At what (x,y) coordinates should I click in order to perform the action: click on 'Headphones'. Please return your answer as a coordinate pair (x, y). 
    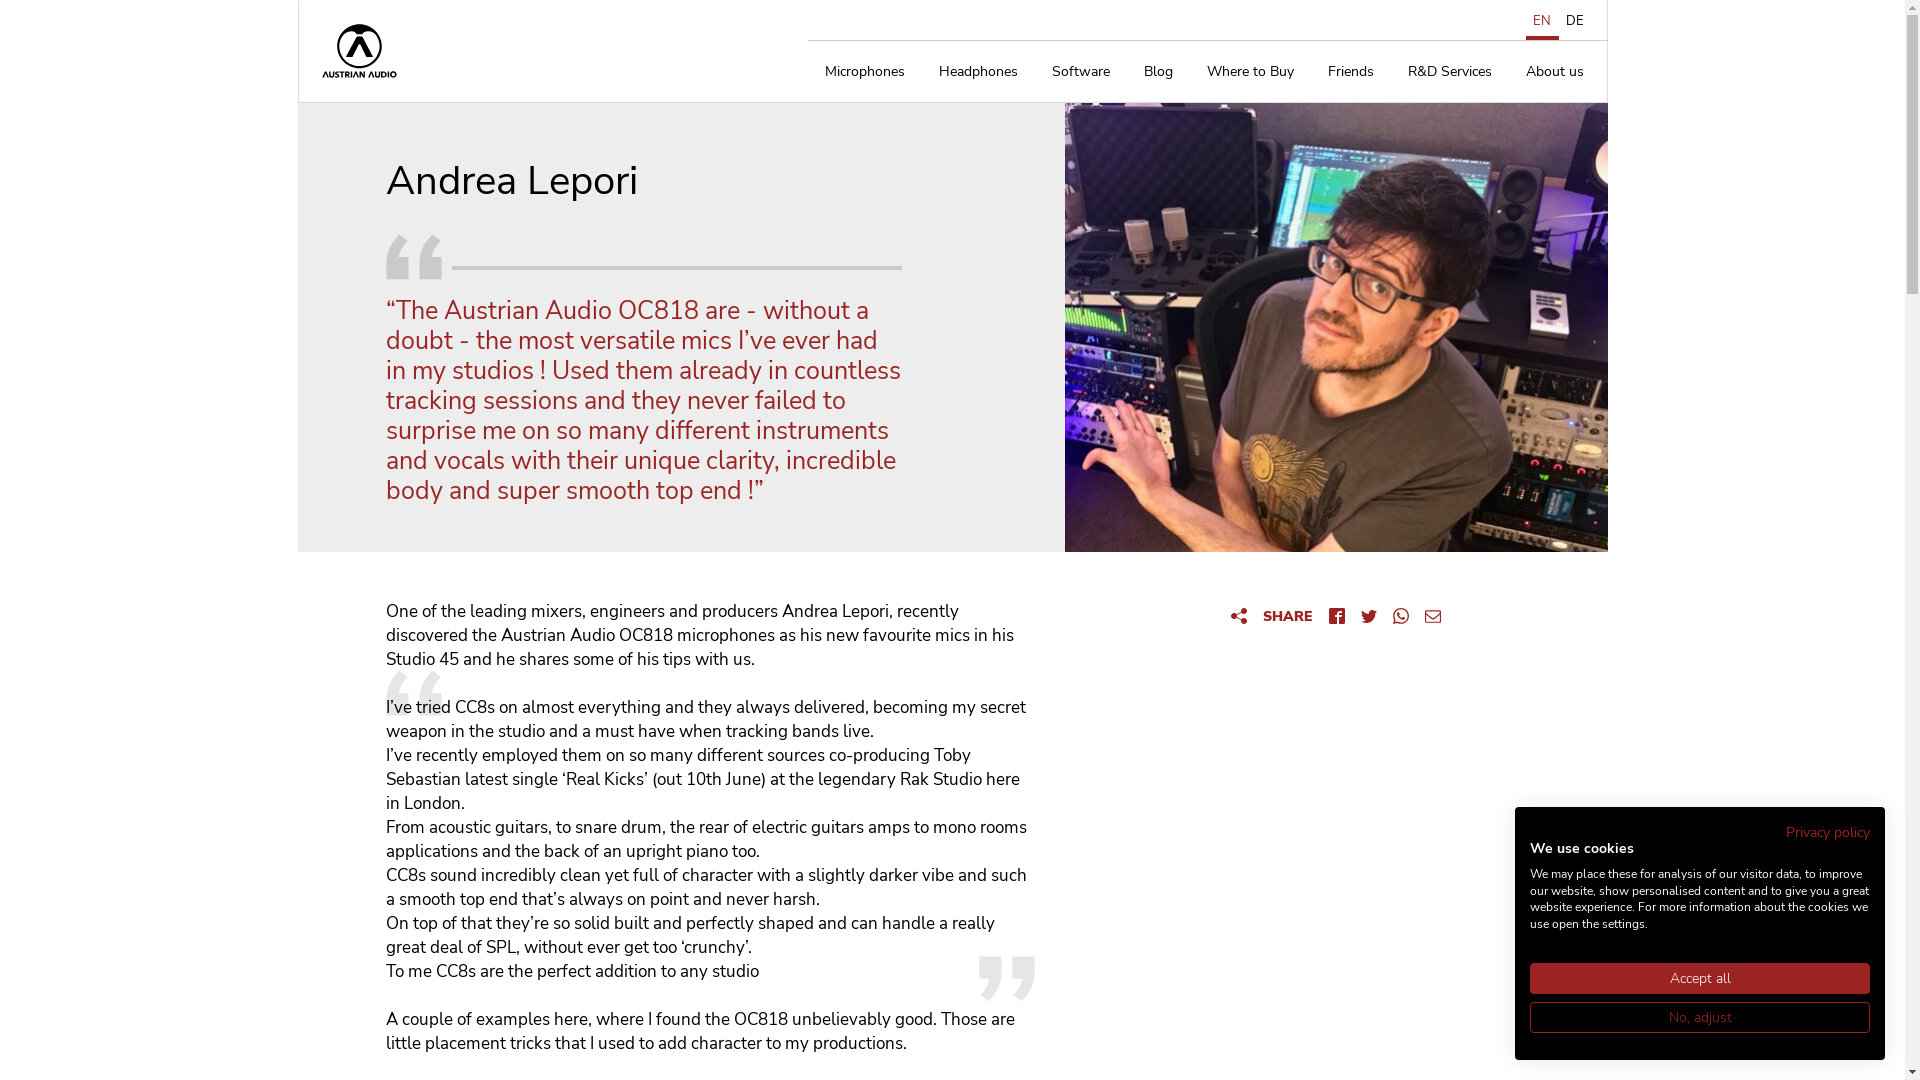
    Looking at the image, I should click on (978, 71).